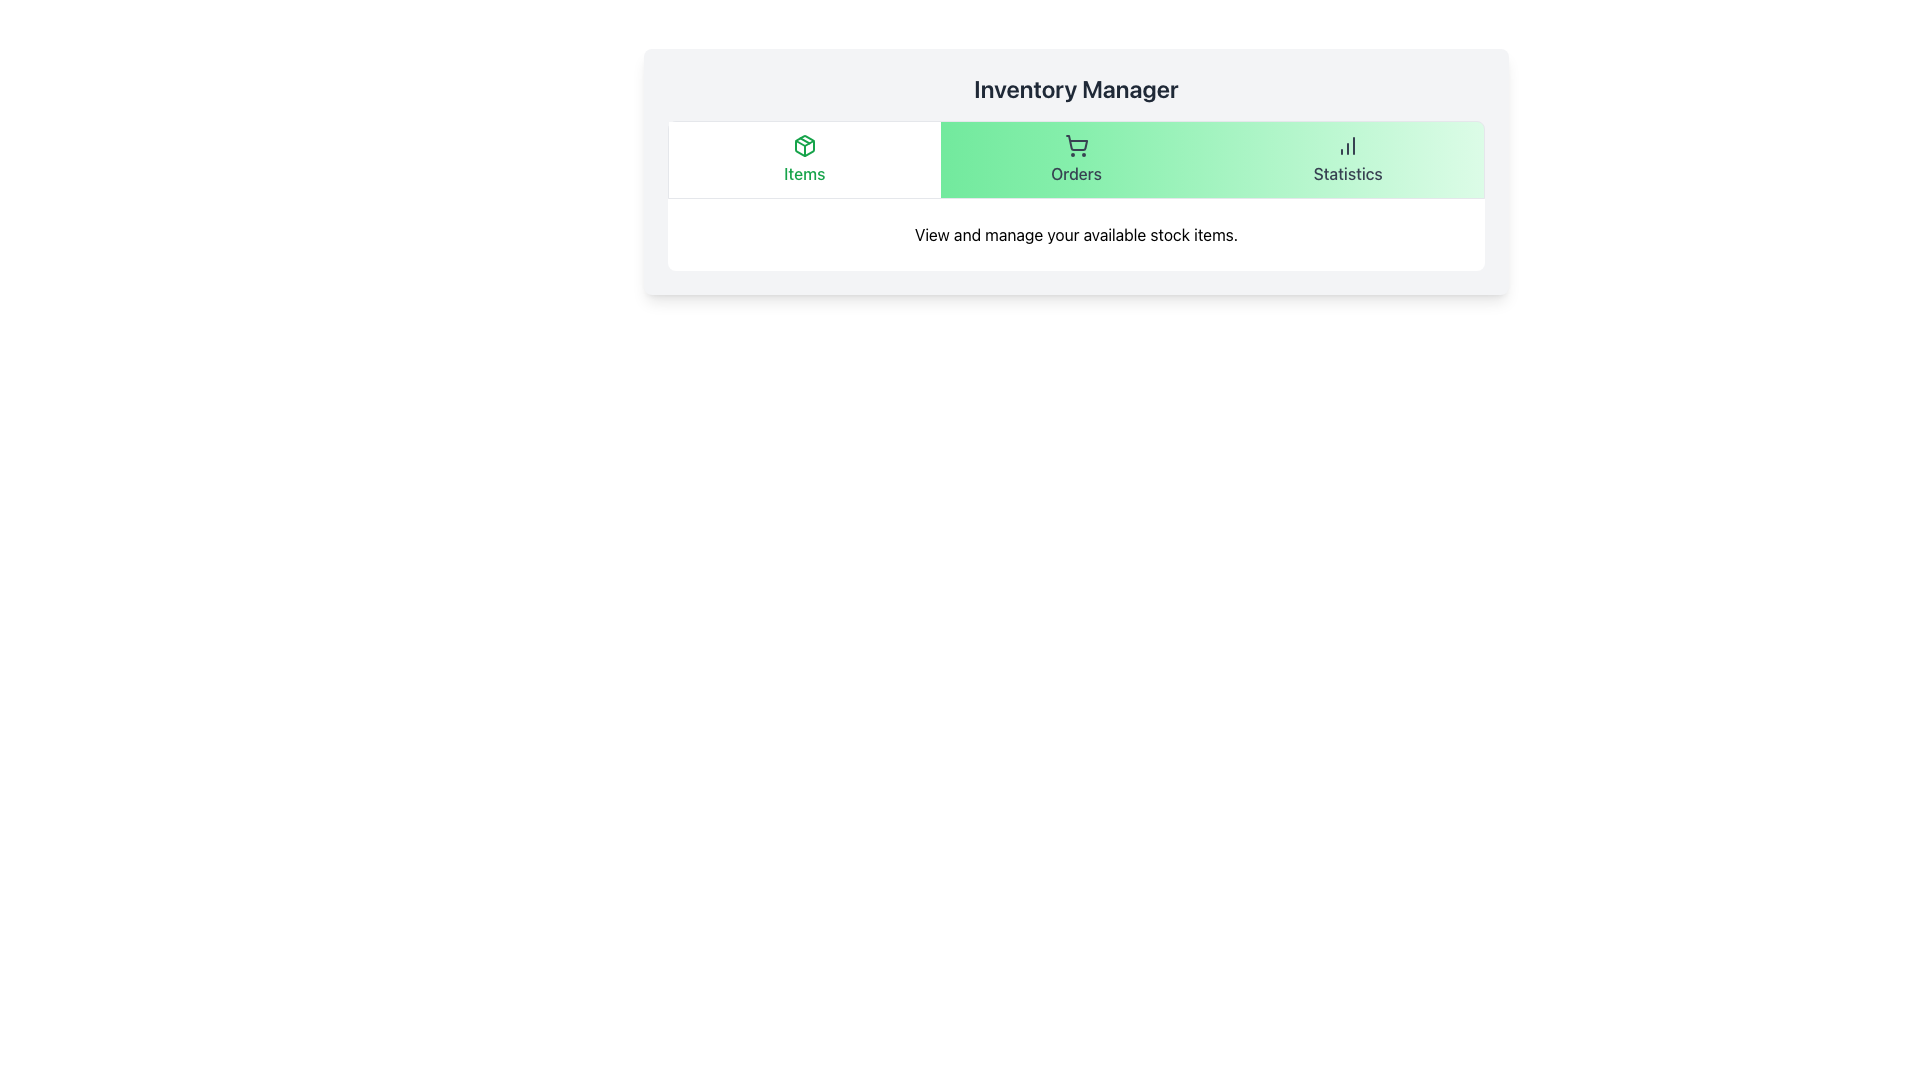  Describe the element at coordinates (1348, 158) in the screenshot. I see `the navigation button labeled 'Inventory Manager'` at that location.